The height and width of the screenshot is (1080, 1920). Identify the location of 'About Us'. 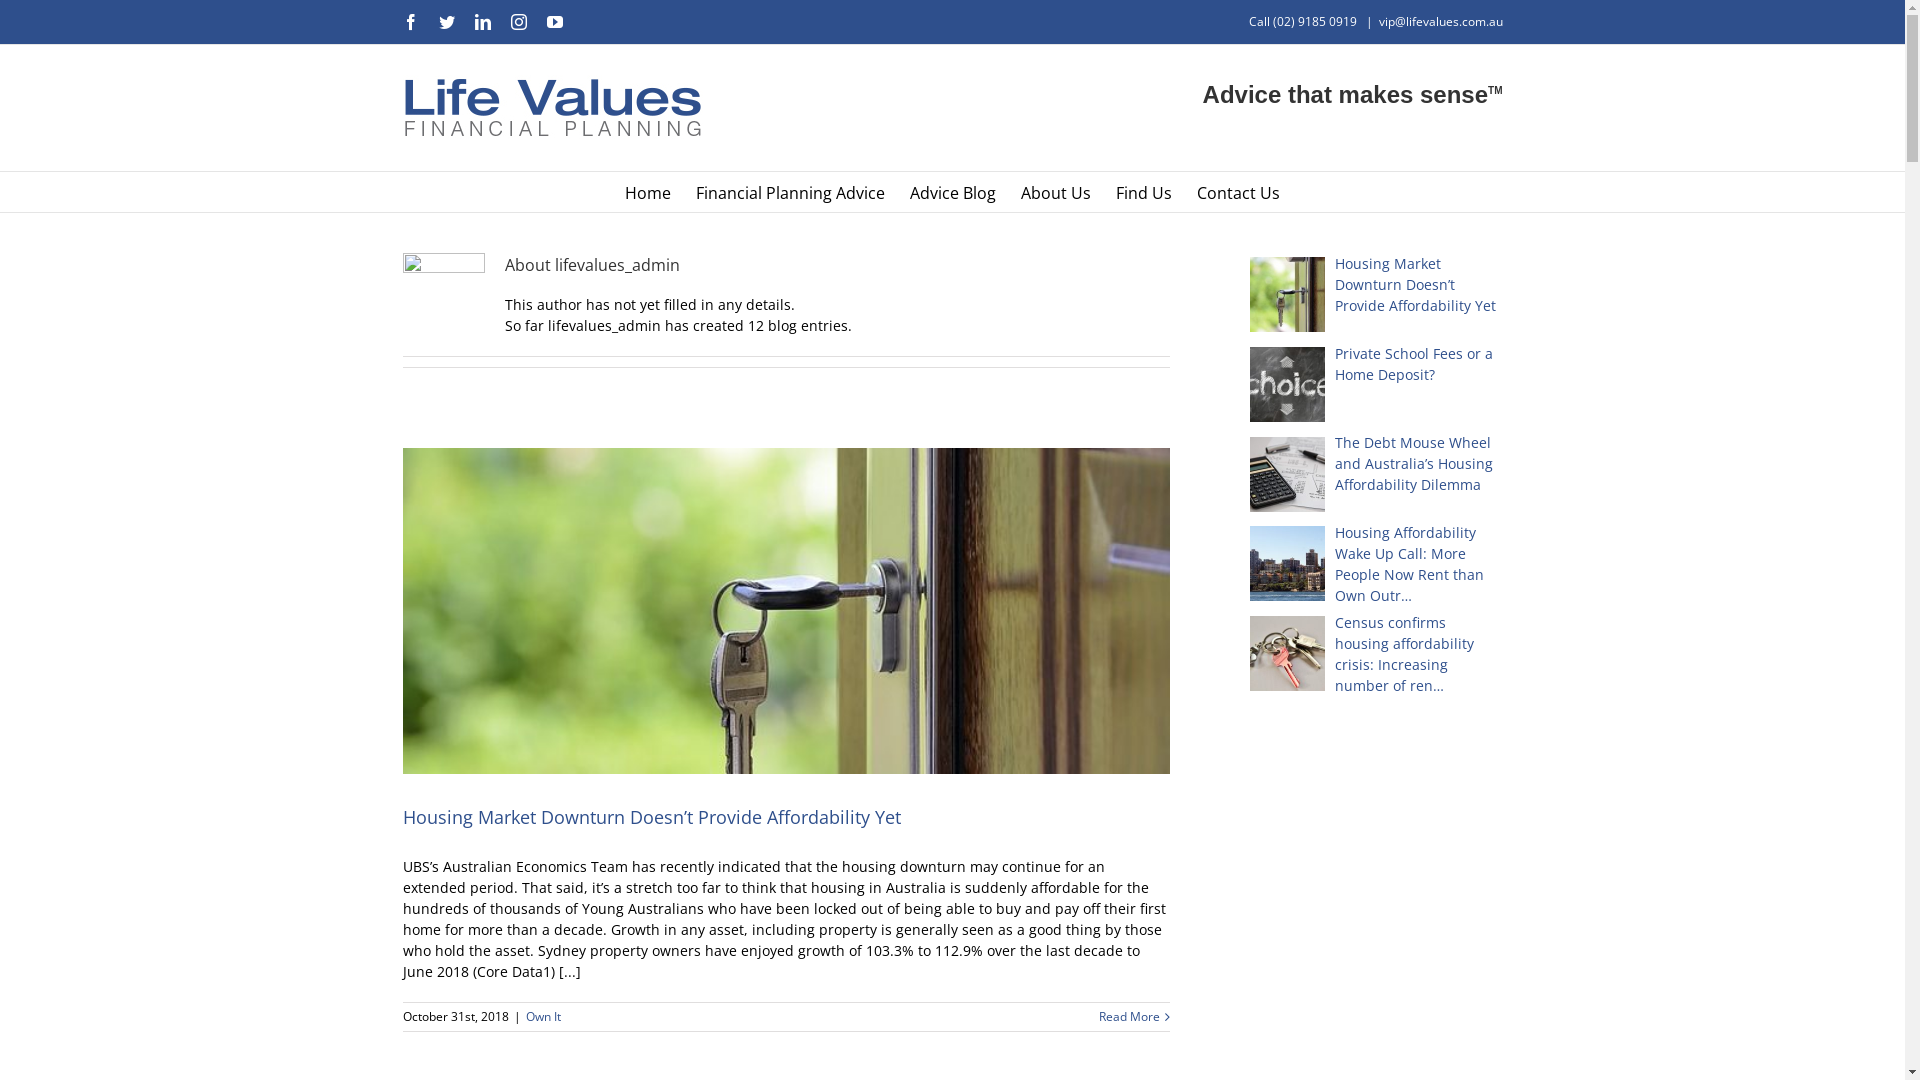
(1055, 192).